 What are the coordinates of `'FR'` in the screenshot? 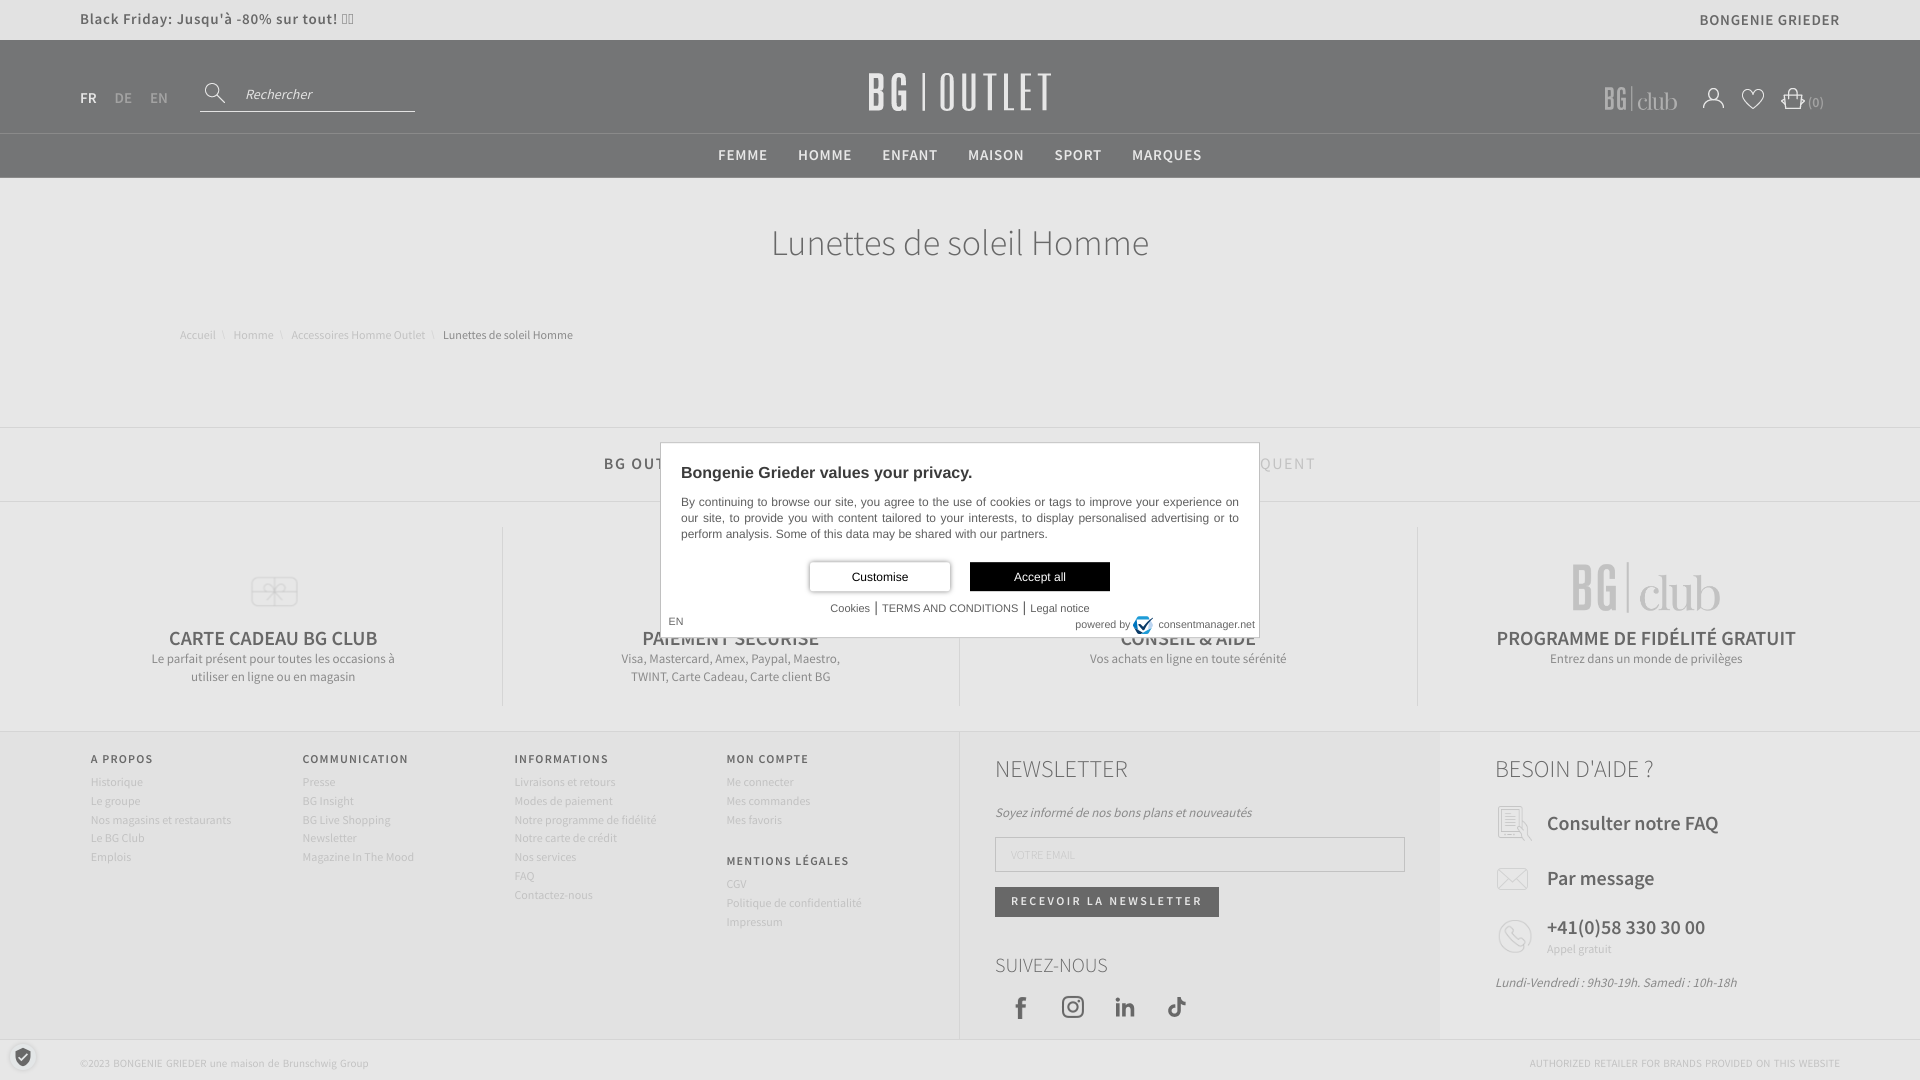 It's located at (87, 98).